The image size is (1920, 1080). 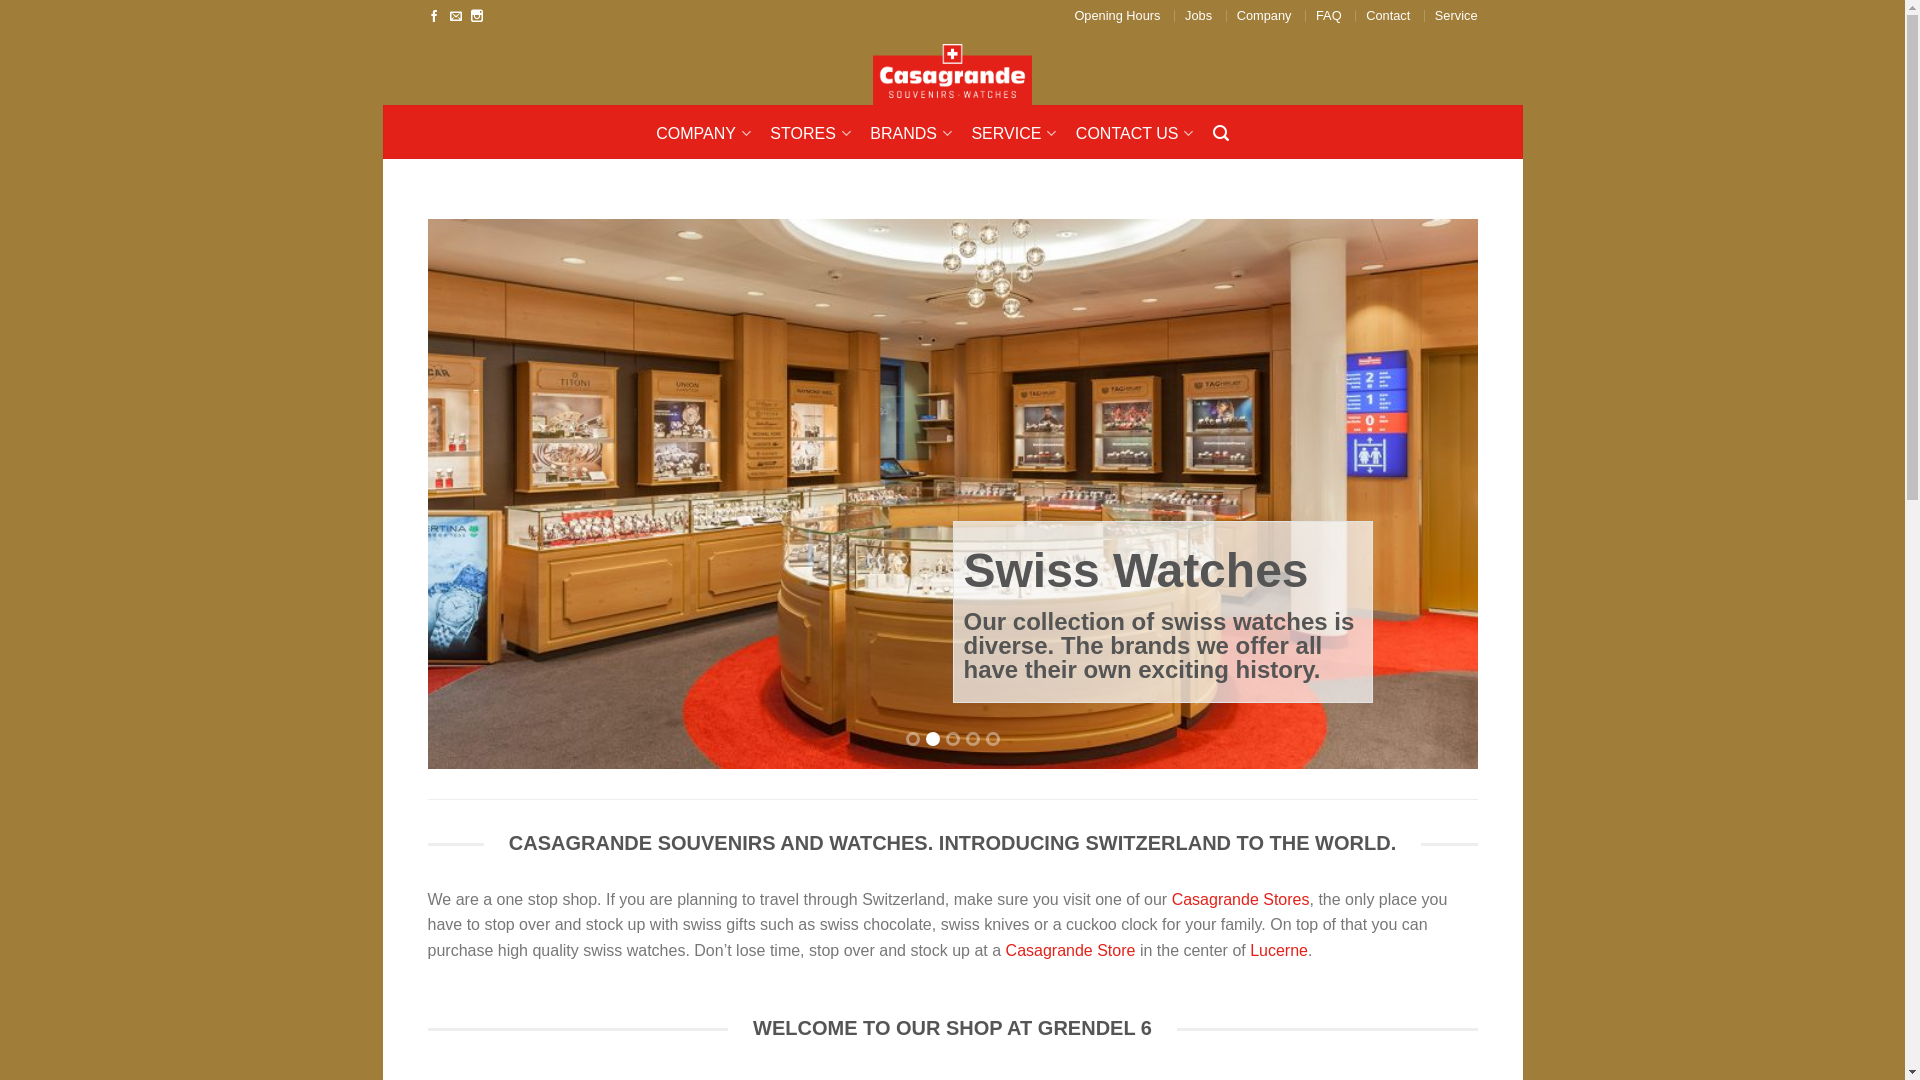 I want to click on 'SERVICE', so click(x=1021, y=133).